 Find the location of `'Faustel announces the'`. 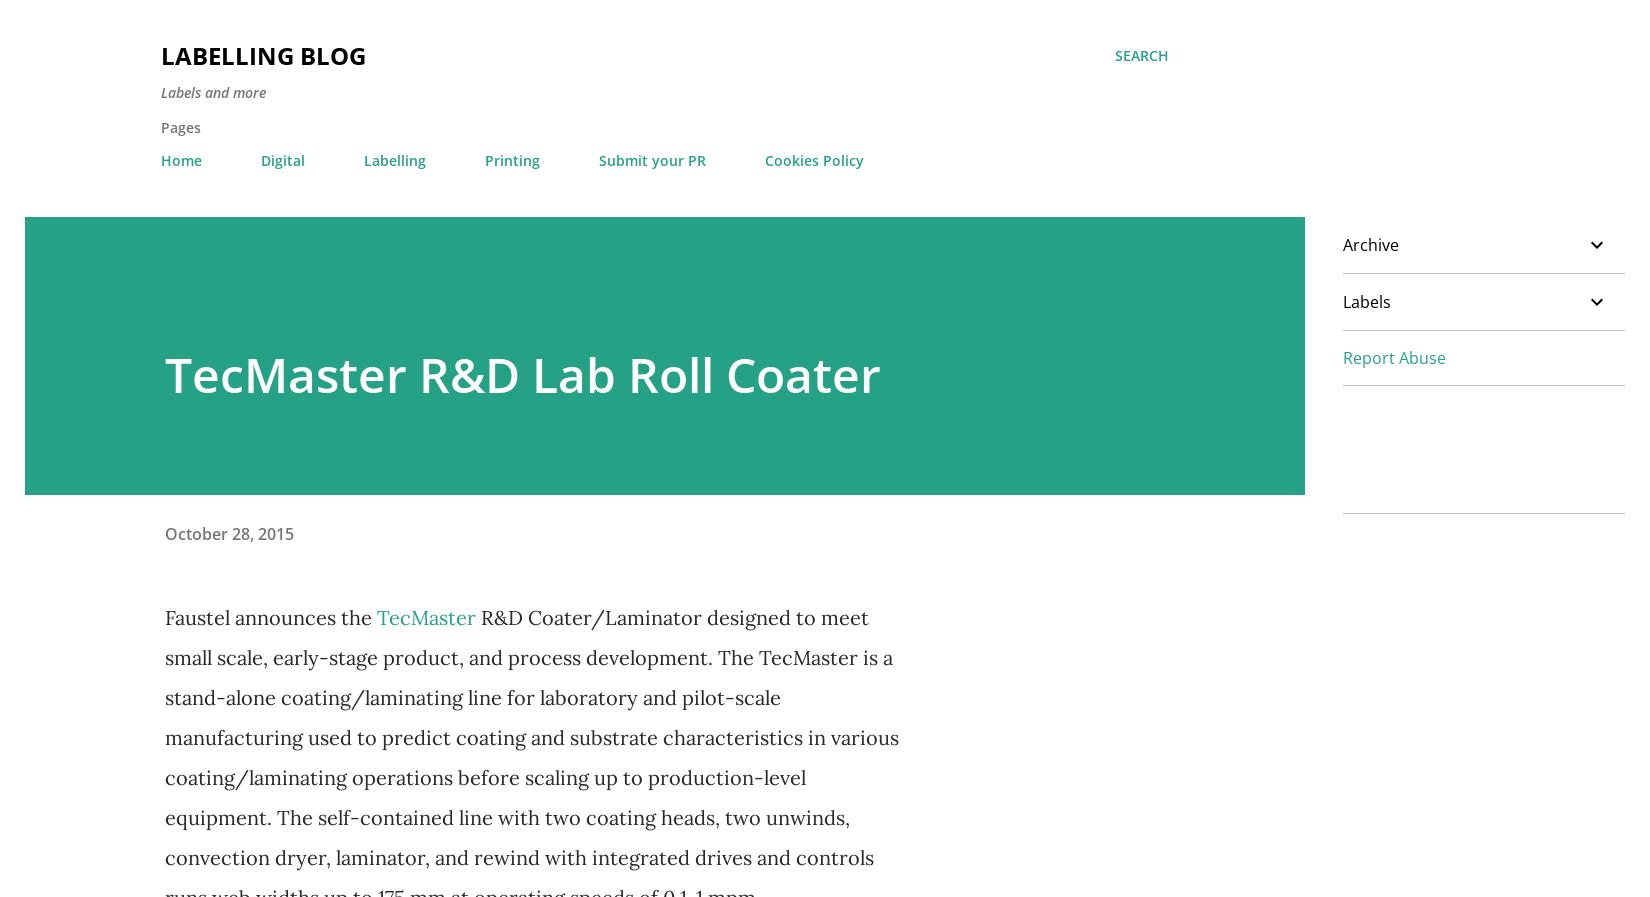

'Faustel announces the' is located at coordinates (165, 617).